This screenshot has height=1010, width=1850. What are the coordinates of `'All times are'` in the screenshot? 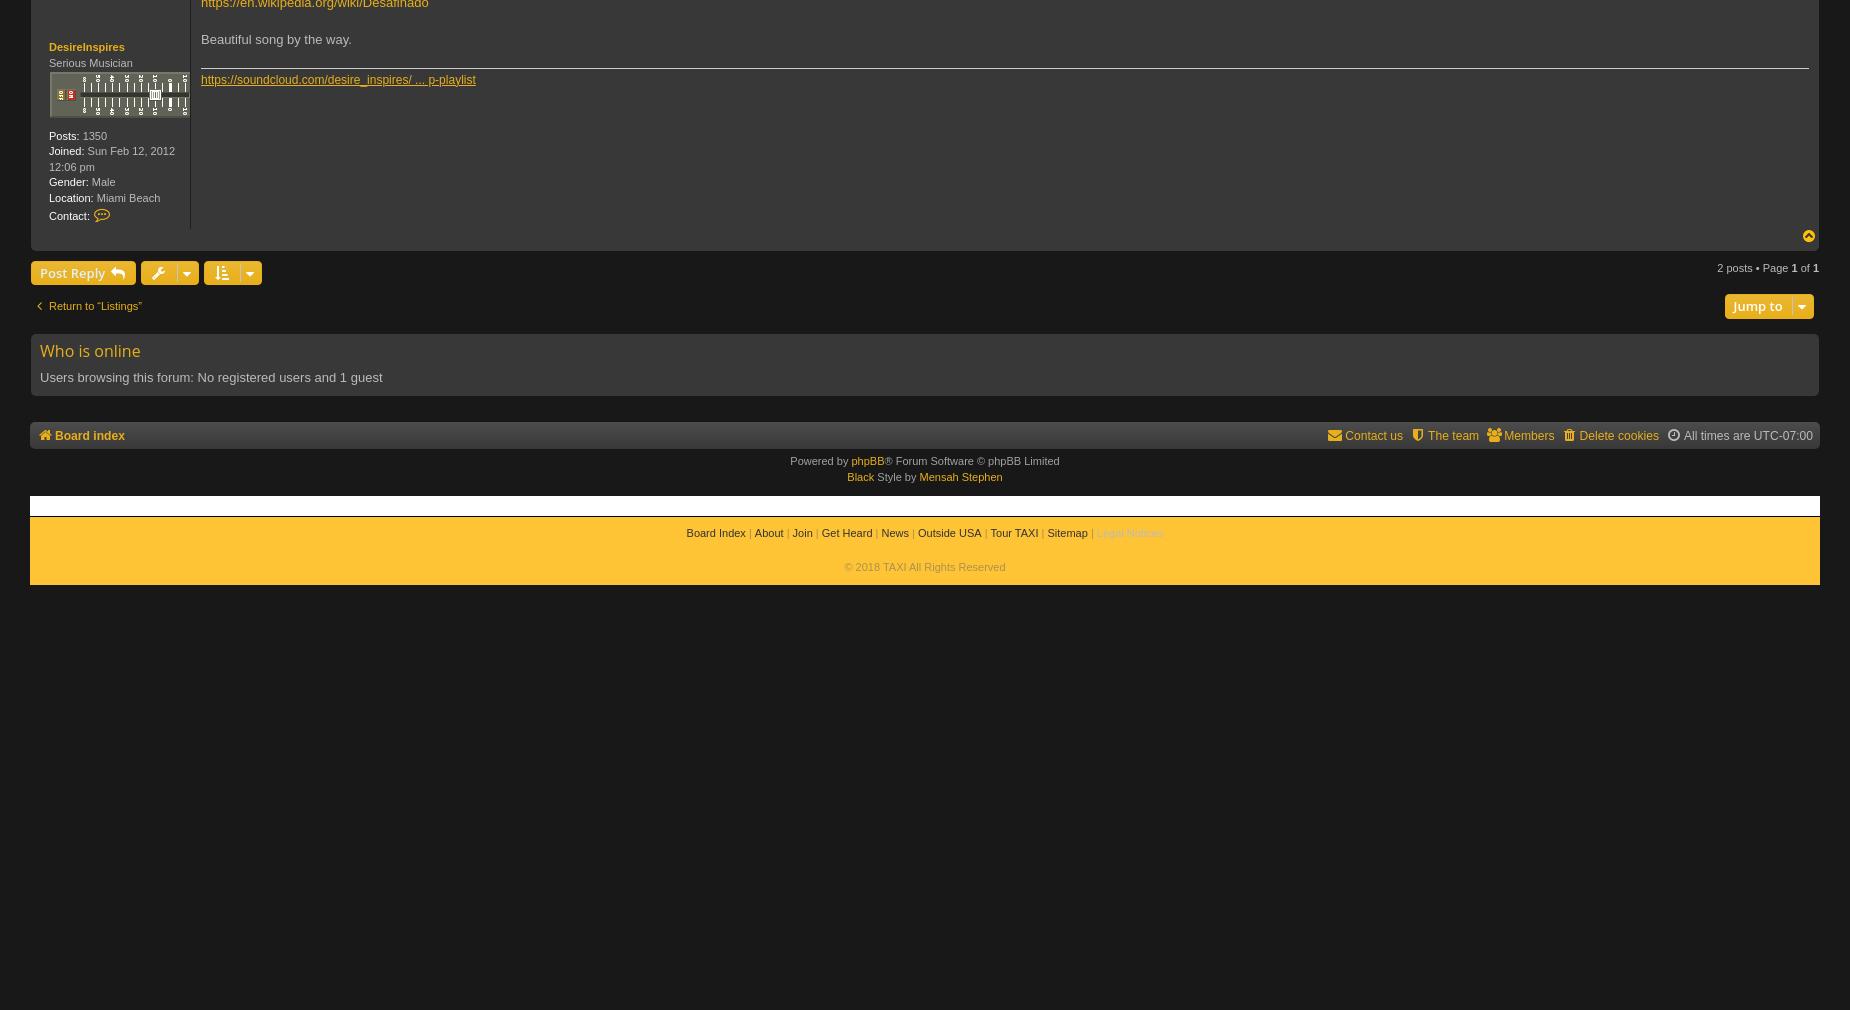 It's located at (1717, 435).